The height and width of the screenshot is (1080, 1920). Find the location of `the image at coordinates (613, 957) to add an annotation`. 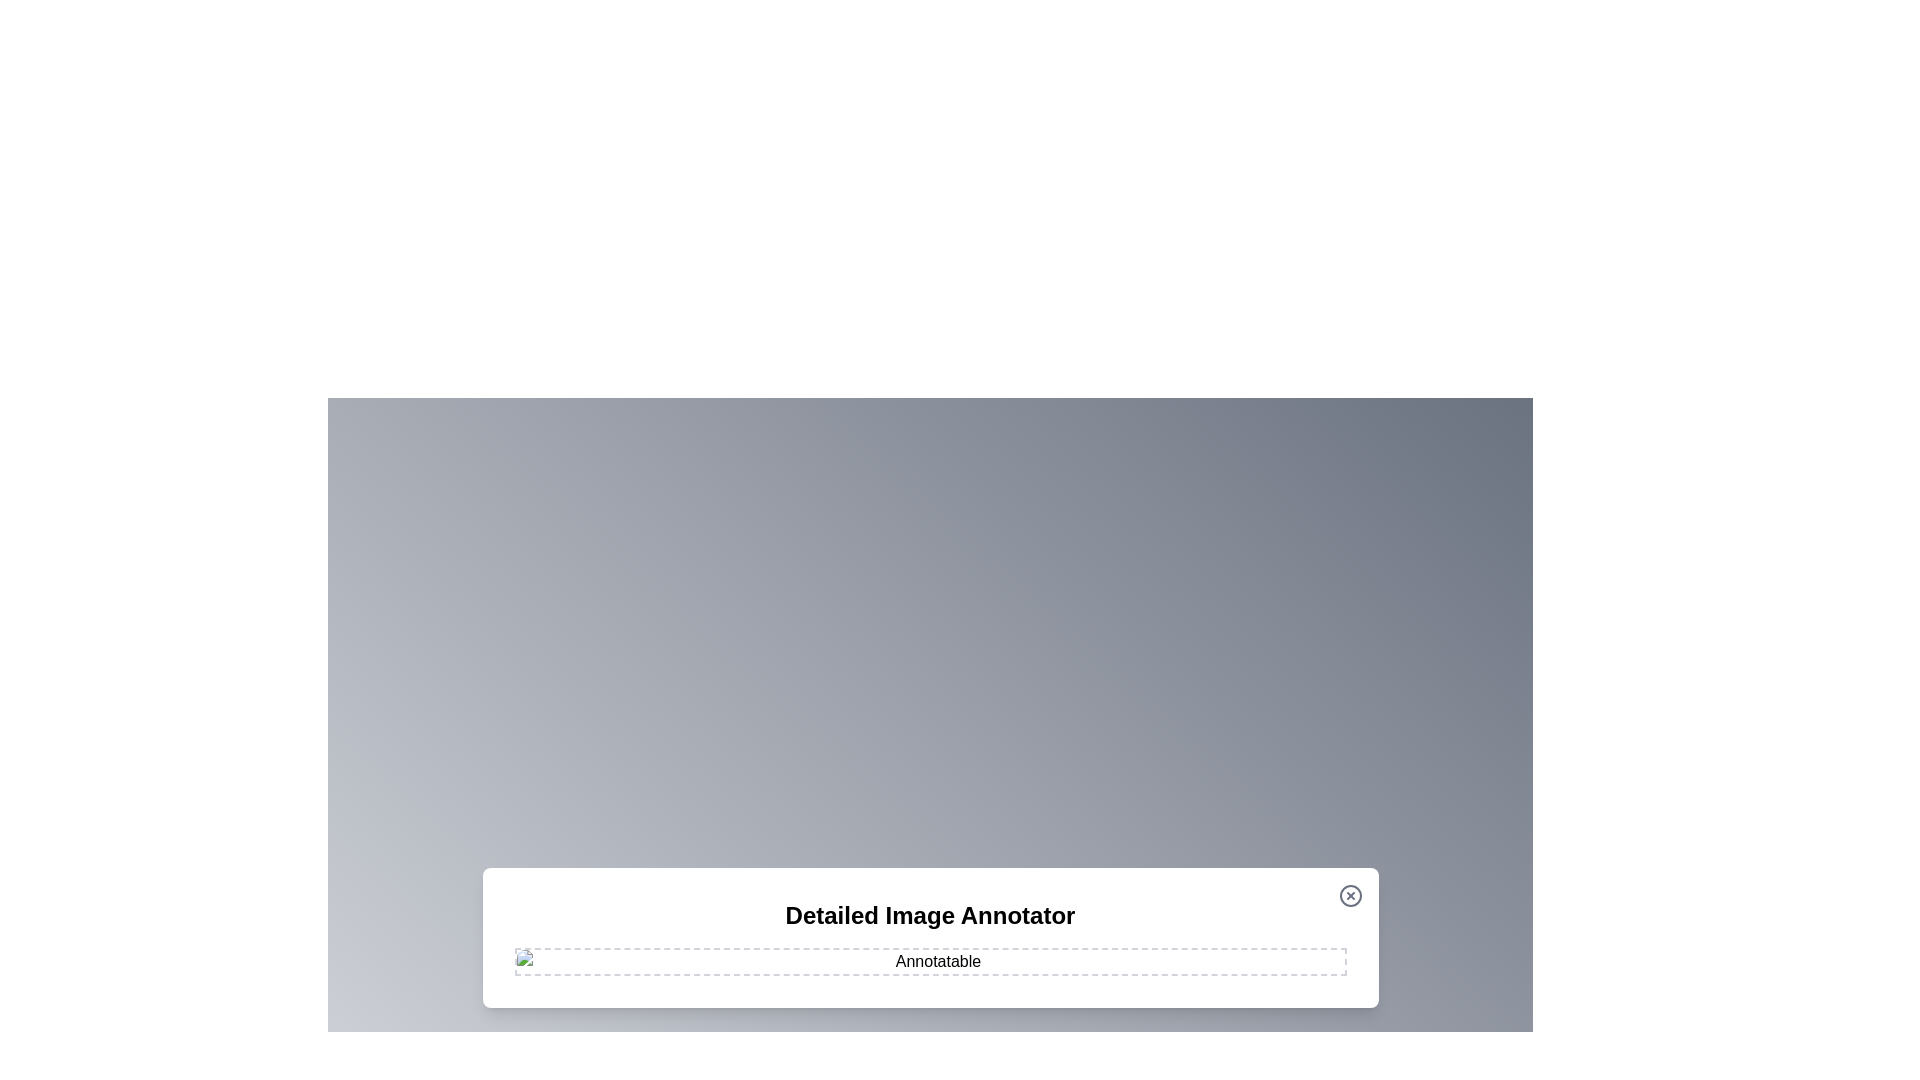

the image at coordinates (613, 957) to add an annotation is located at coordinates (612, 955).